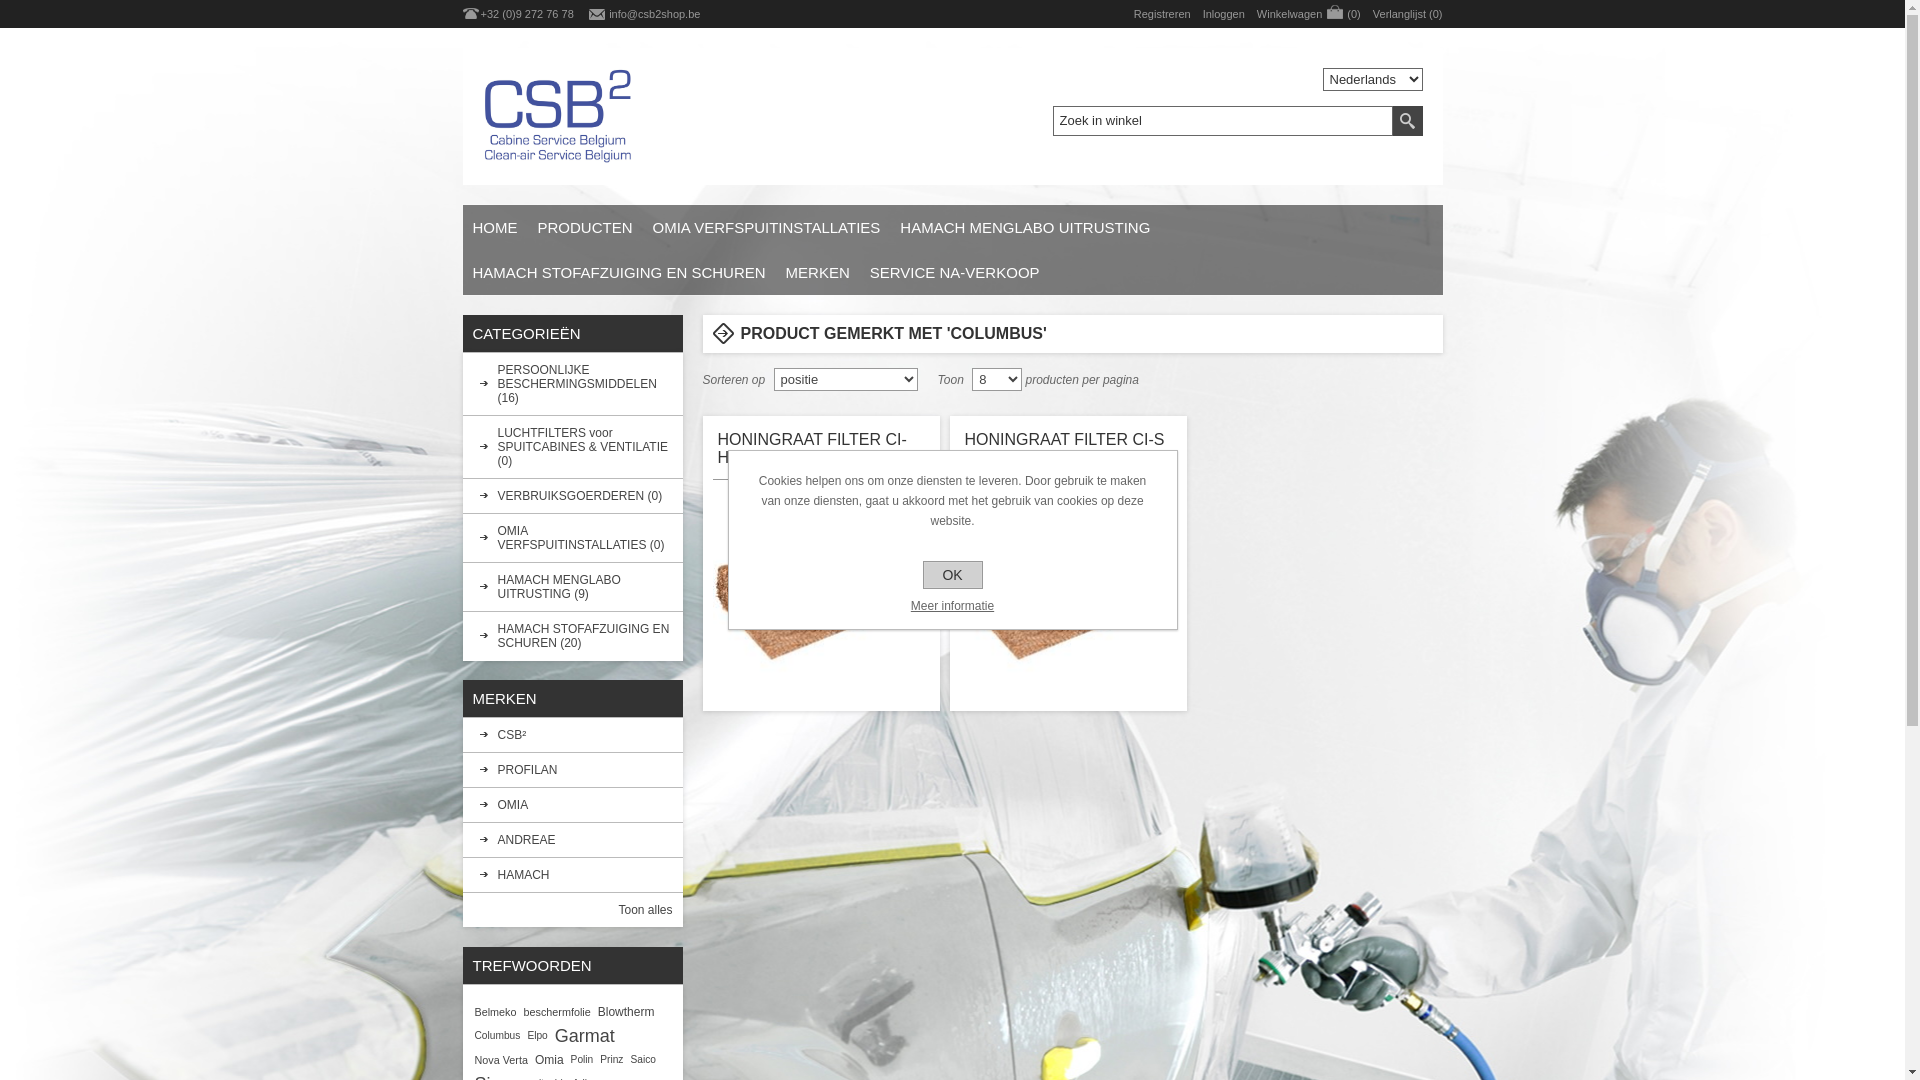 This screenshot has height=1080, width=1920. Describe the element at coordinates (642, 1059) in the screenshot. I see `'Saico'` at that location.